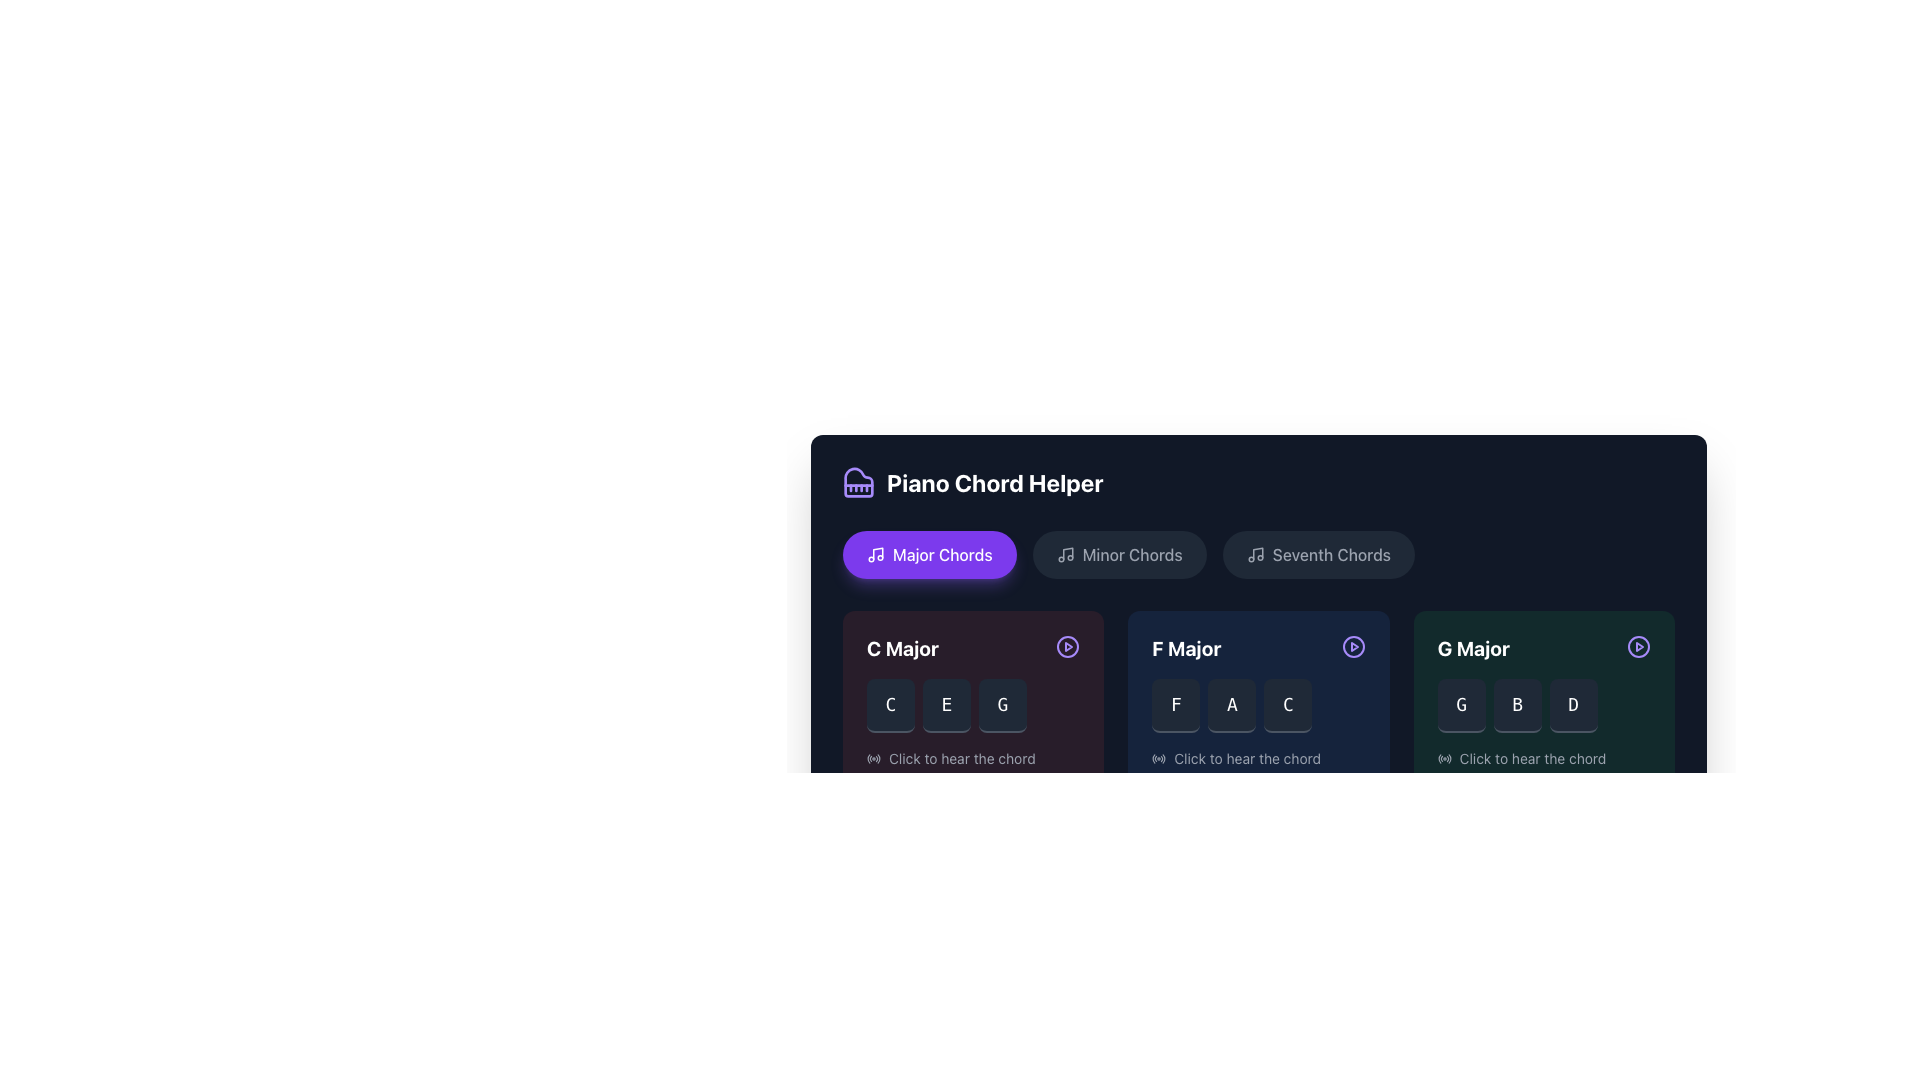  I want to click on the interactive audio playback control icon for the 'F Major' chord, so click(1159, 759).